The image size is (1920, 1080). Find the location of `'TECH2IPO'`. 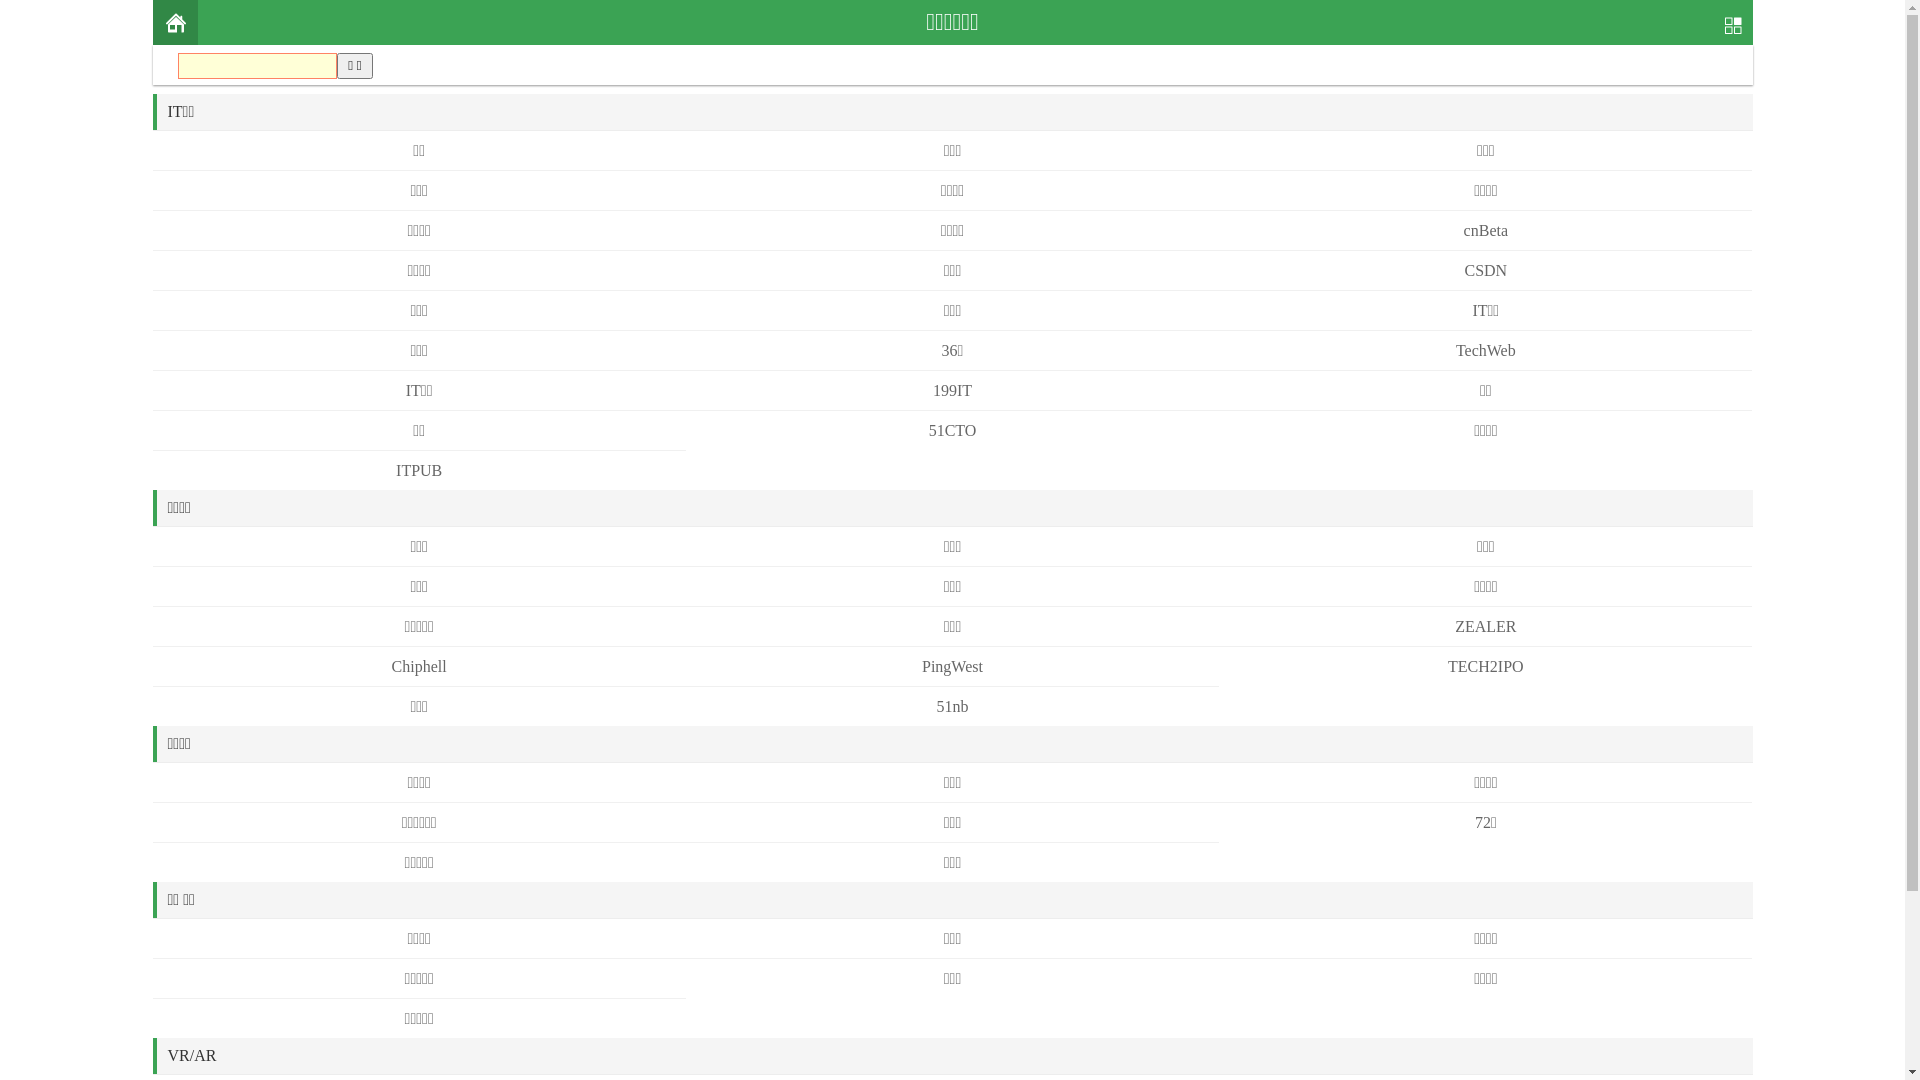

'TECH2IPO' is located at coordinates (1486, 666).